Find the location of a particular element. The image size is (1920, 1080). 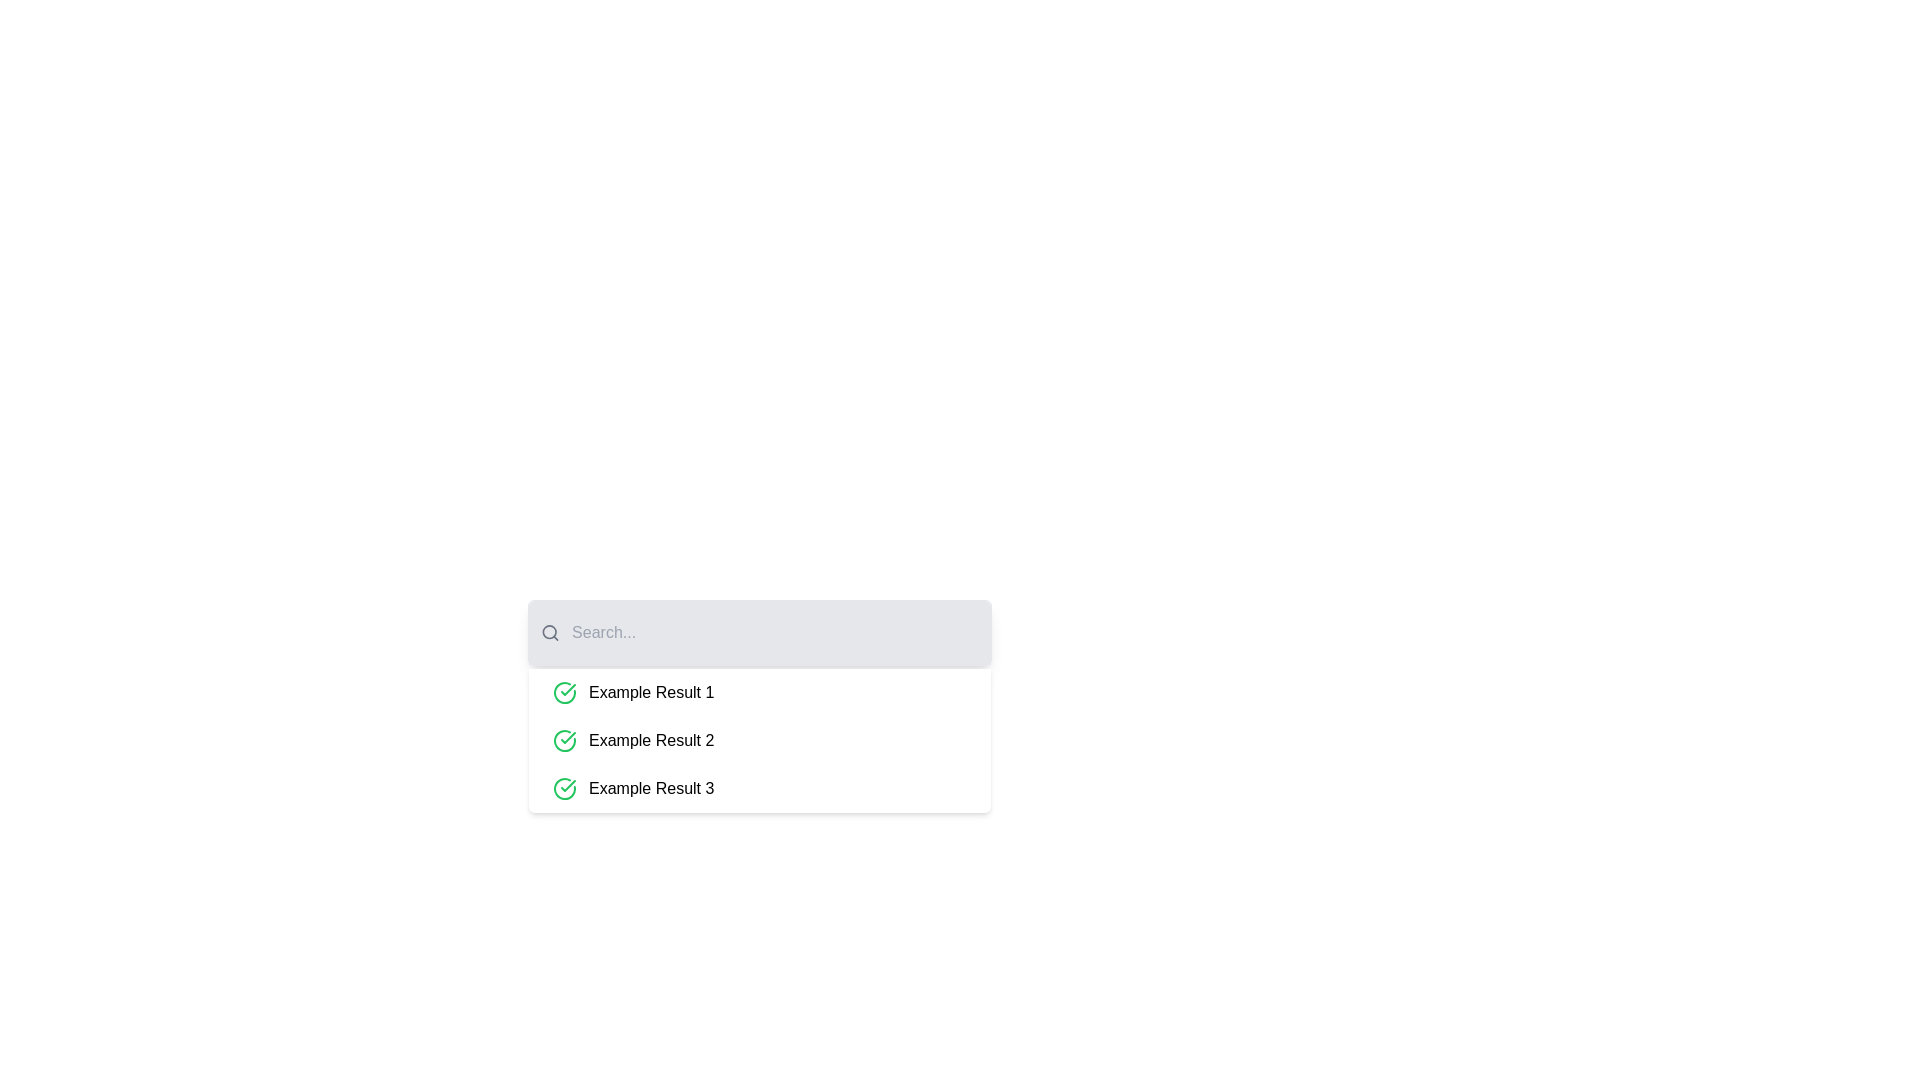

the green checkmark icon enclosed within a circle, which is located on the left side of 'Example Result 3' in the search results is located at coordinates (564, 788).